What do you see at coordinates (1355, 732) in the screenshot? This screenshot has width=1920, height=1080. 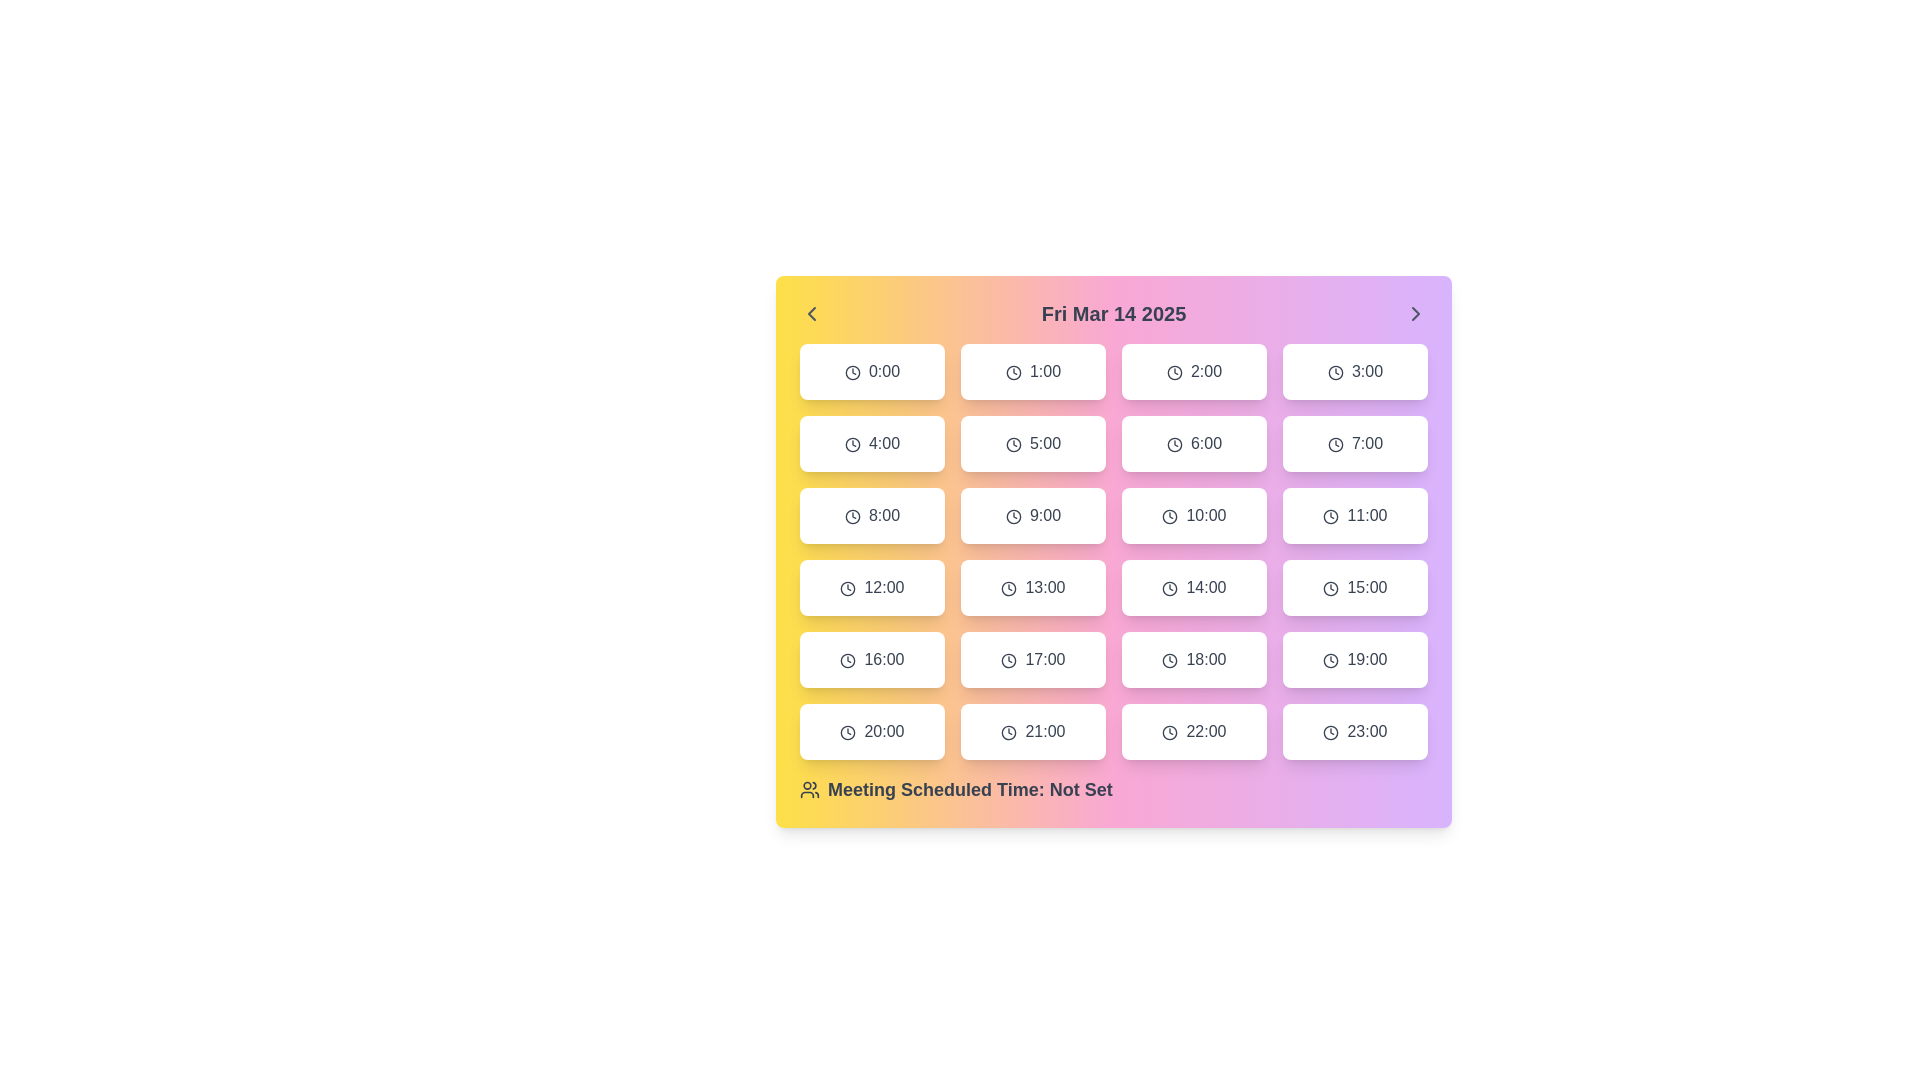 I see `the button displaying the clock icon and the time '23:00'` at bounding box center [1355, 732].